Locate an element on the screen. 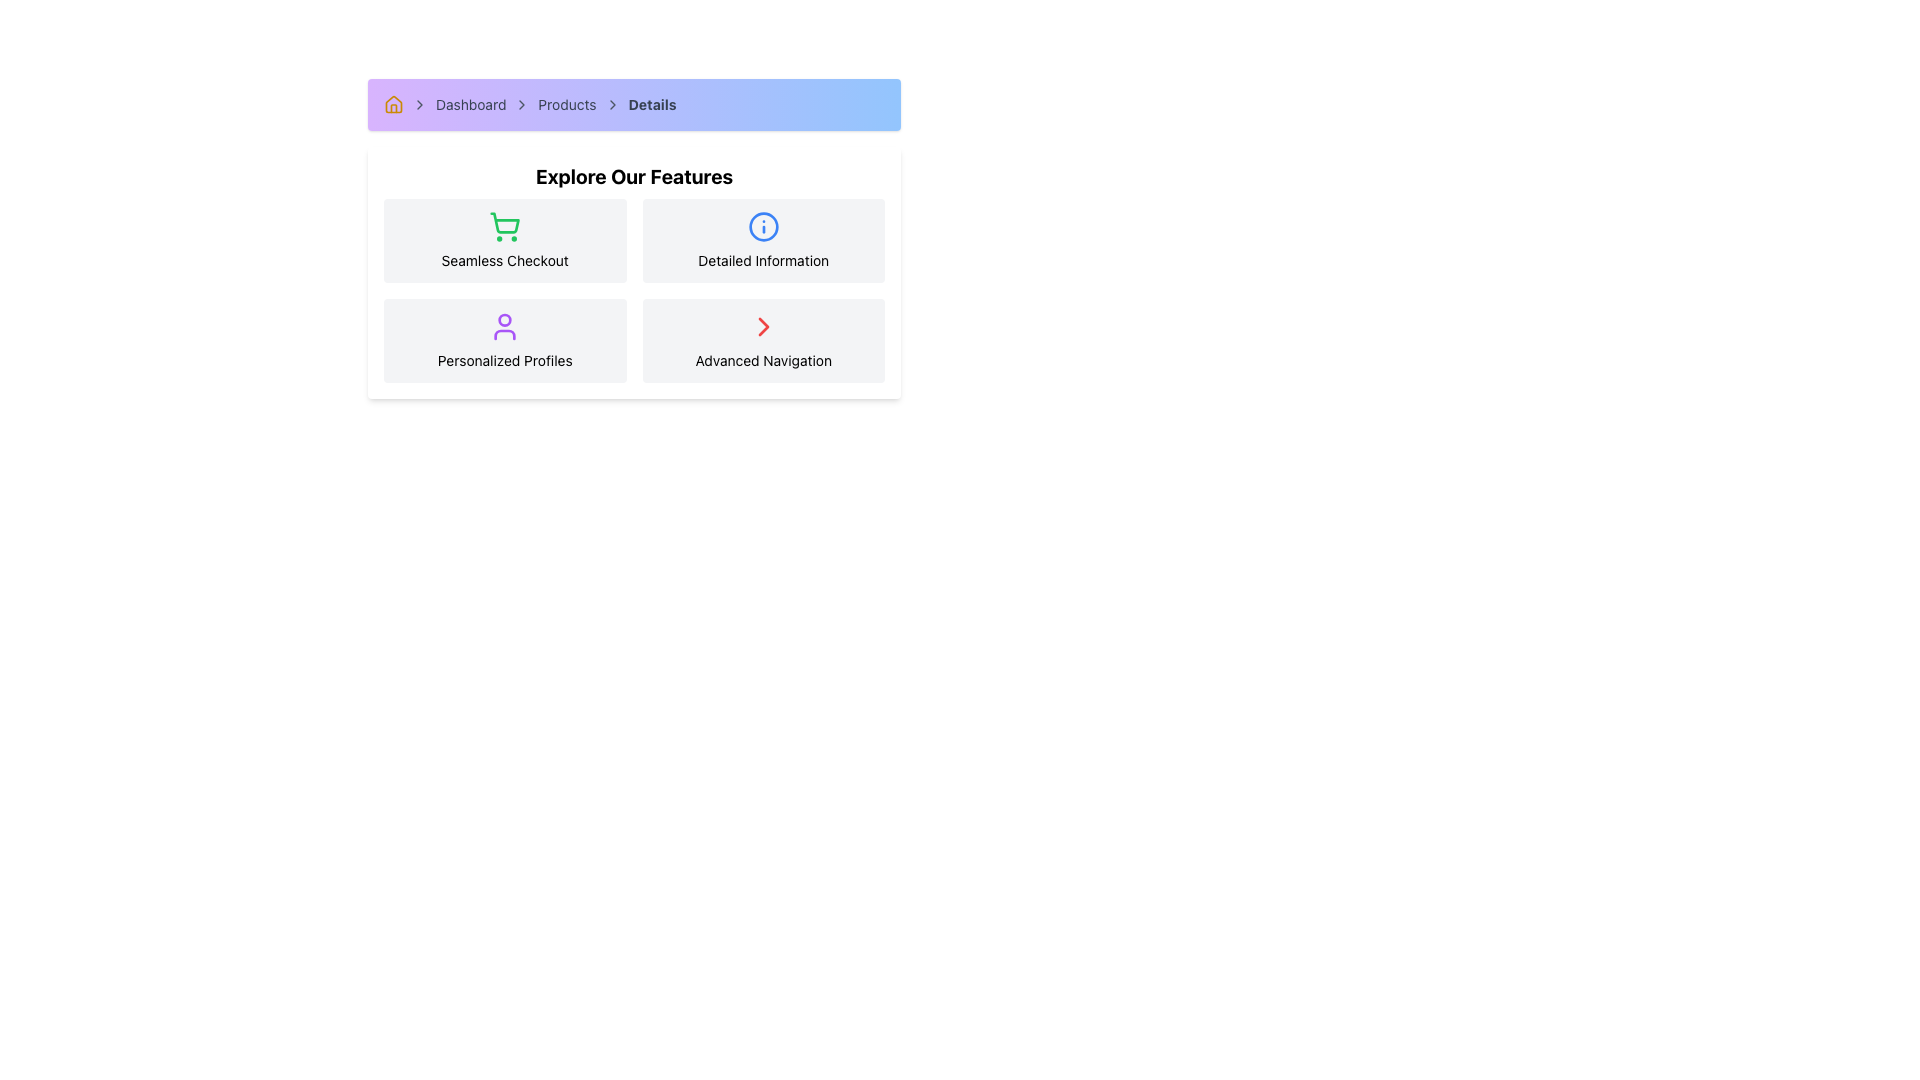 The width and height of the screenshot is (1920, 1080). the information icon, which is a blue circular icon with a lowercase 'i' and a dot above it, located in the 'Detailed Information' card in the top-right area of the grid is located at coordinates (762, 226).